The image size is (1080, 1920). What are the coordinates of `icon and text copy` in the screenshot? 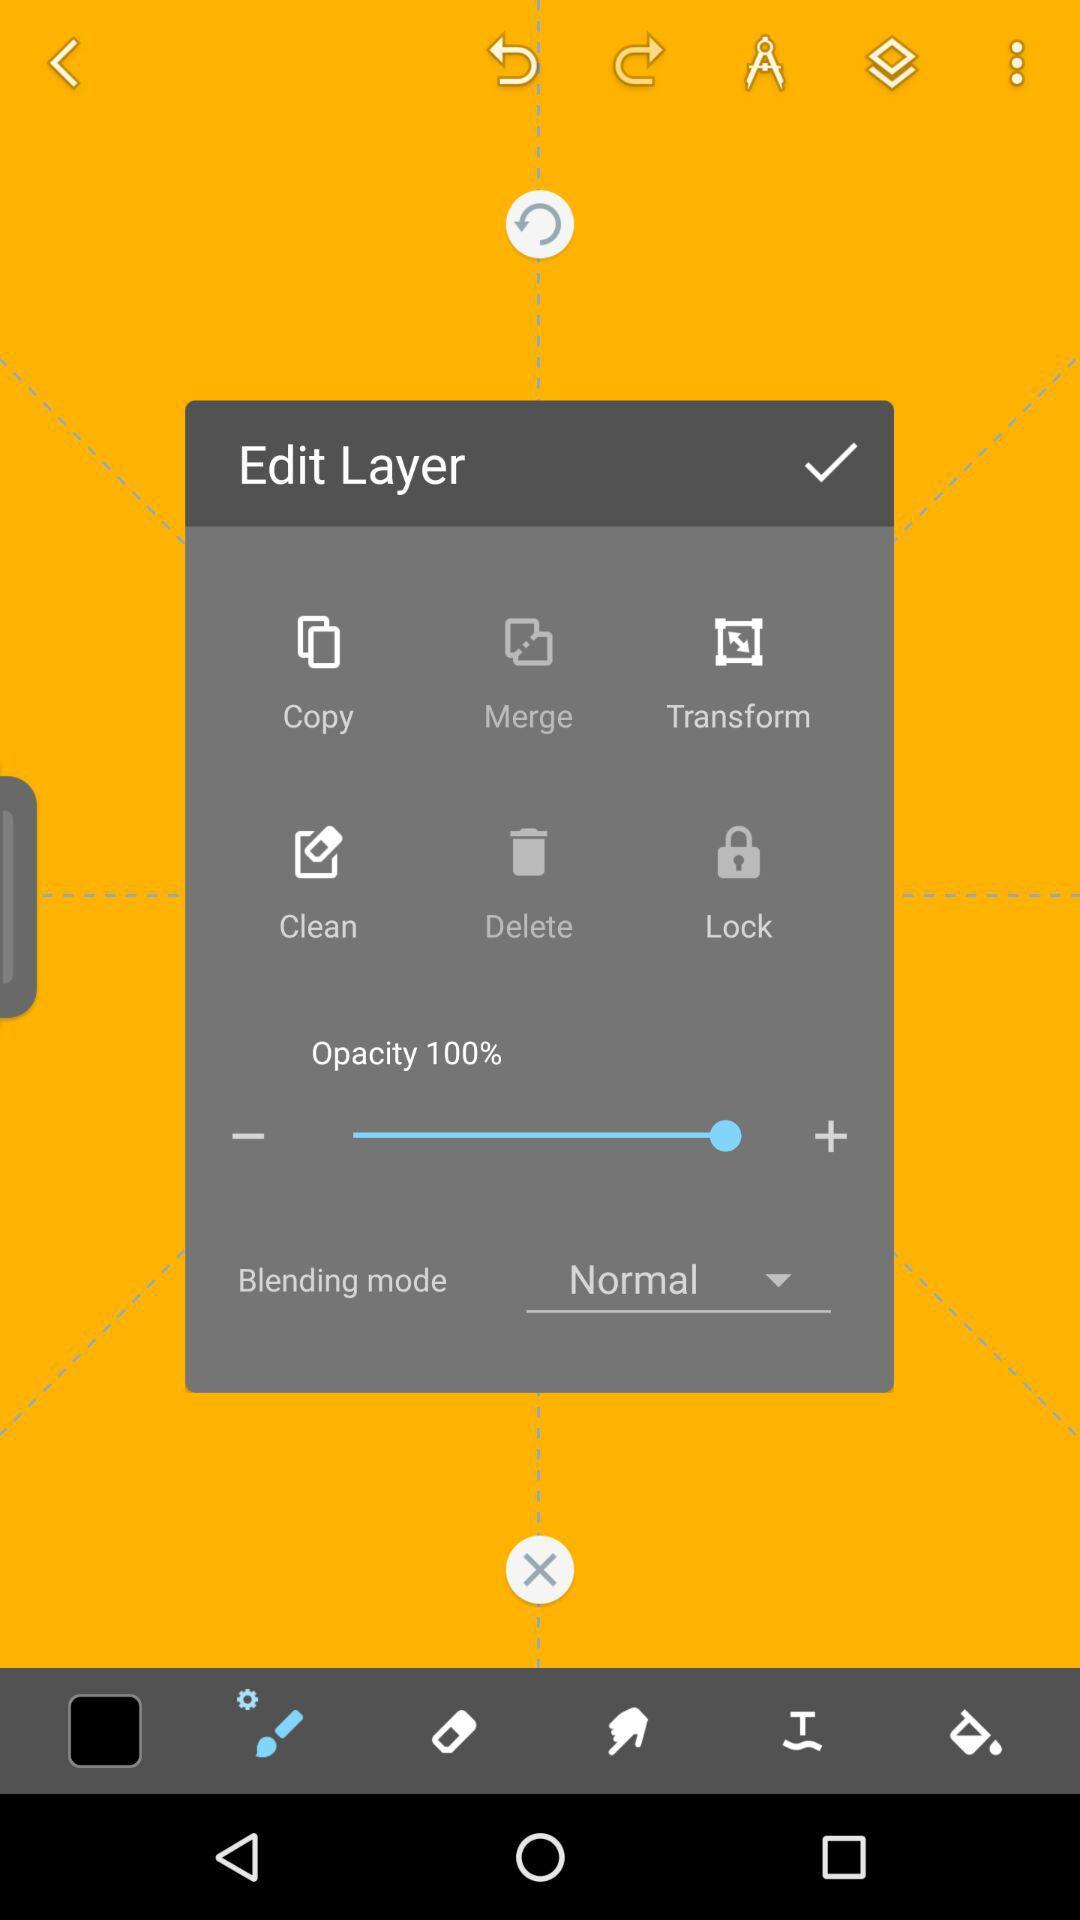 It's located at (317, 673).